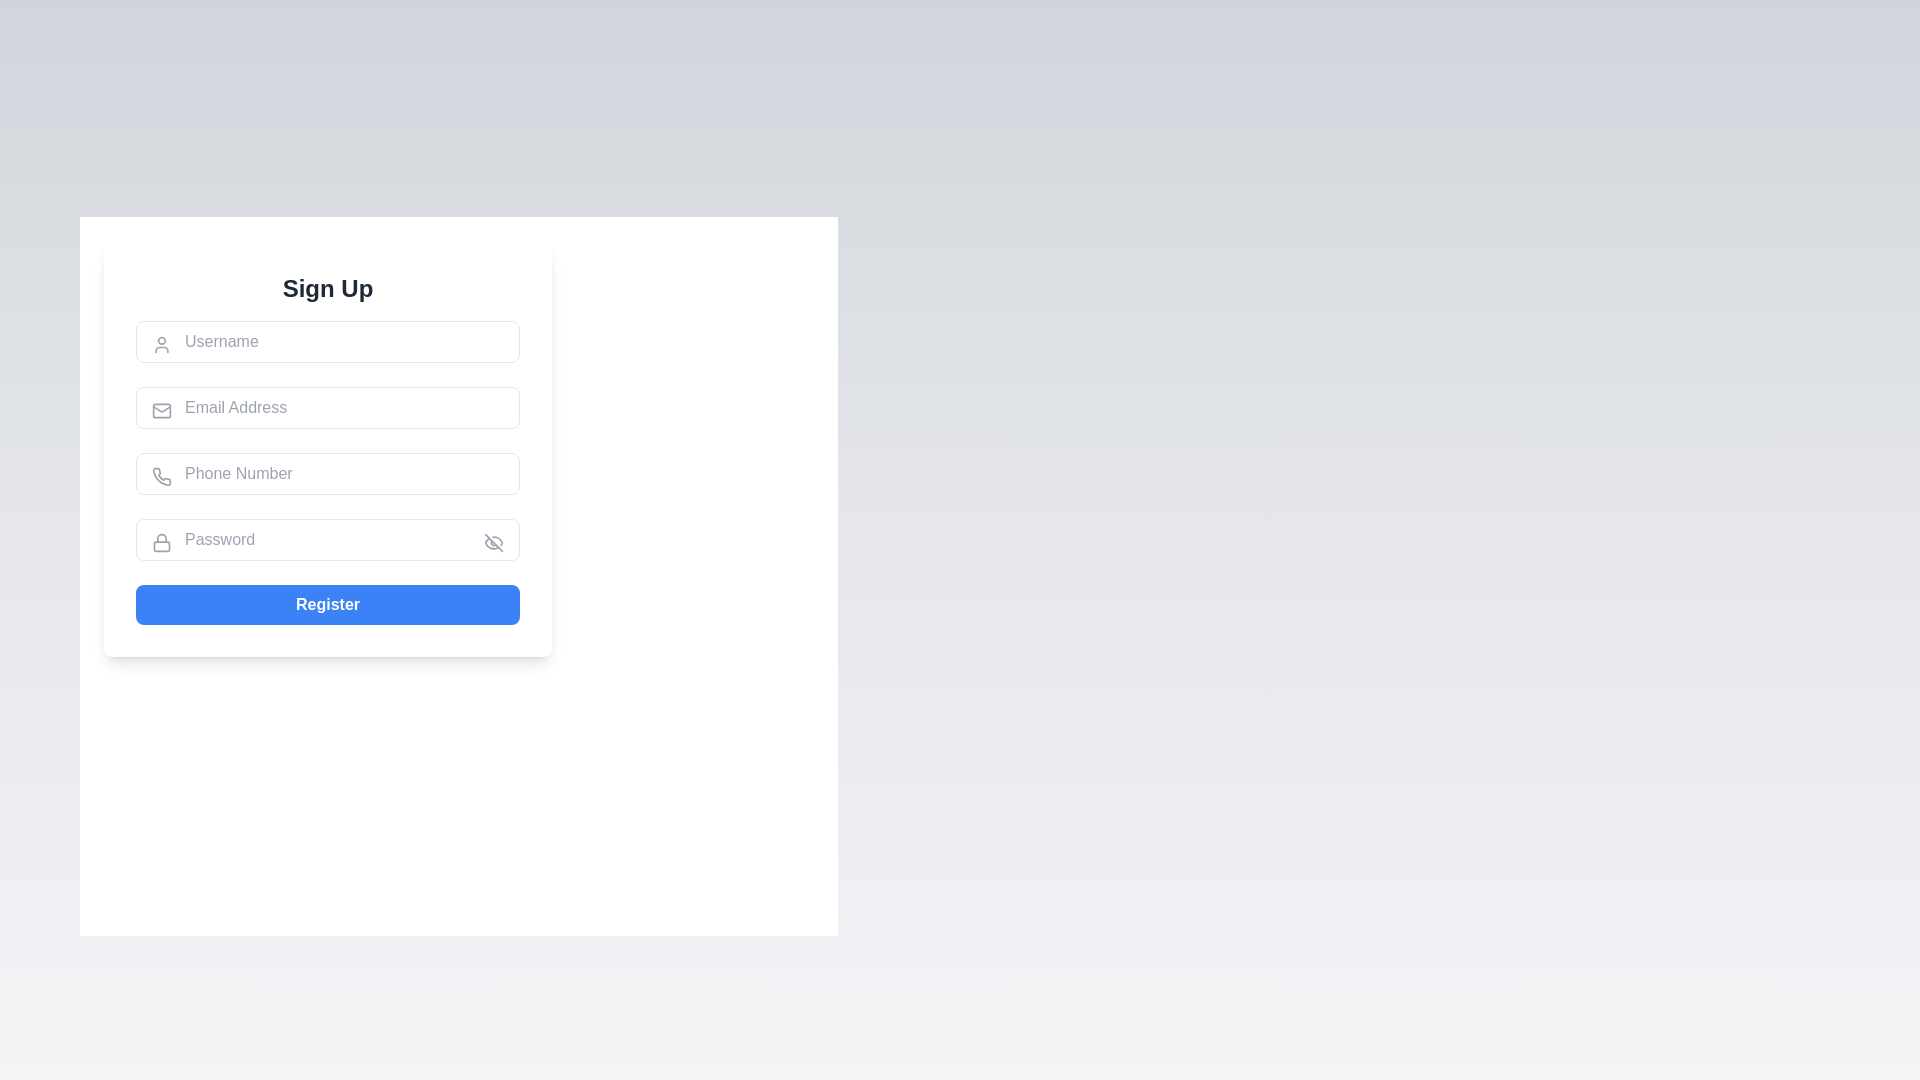  Describe the element at coordinates (162, 343) in the screenshot. I see `details of the 'Username' icon graphic (SVG) located to the far left inside the input field for 'Username' in the Sign-Up form interface` at that location.